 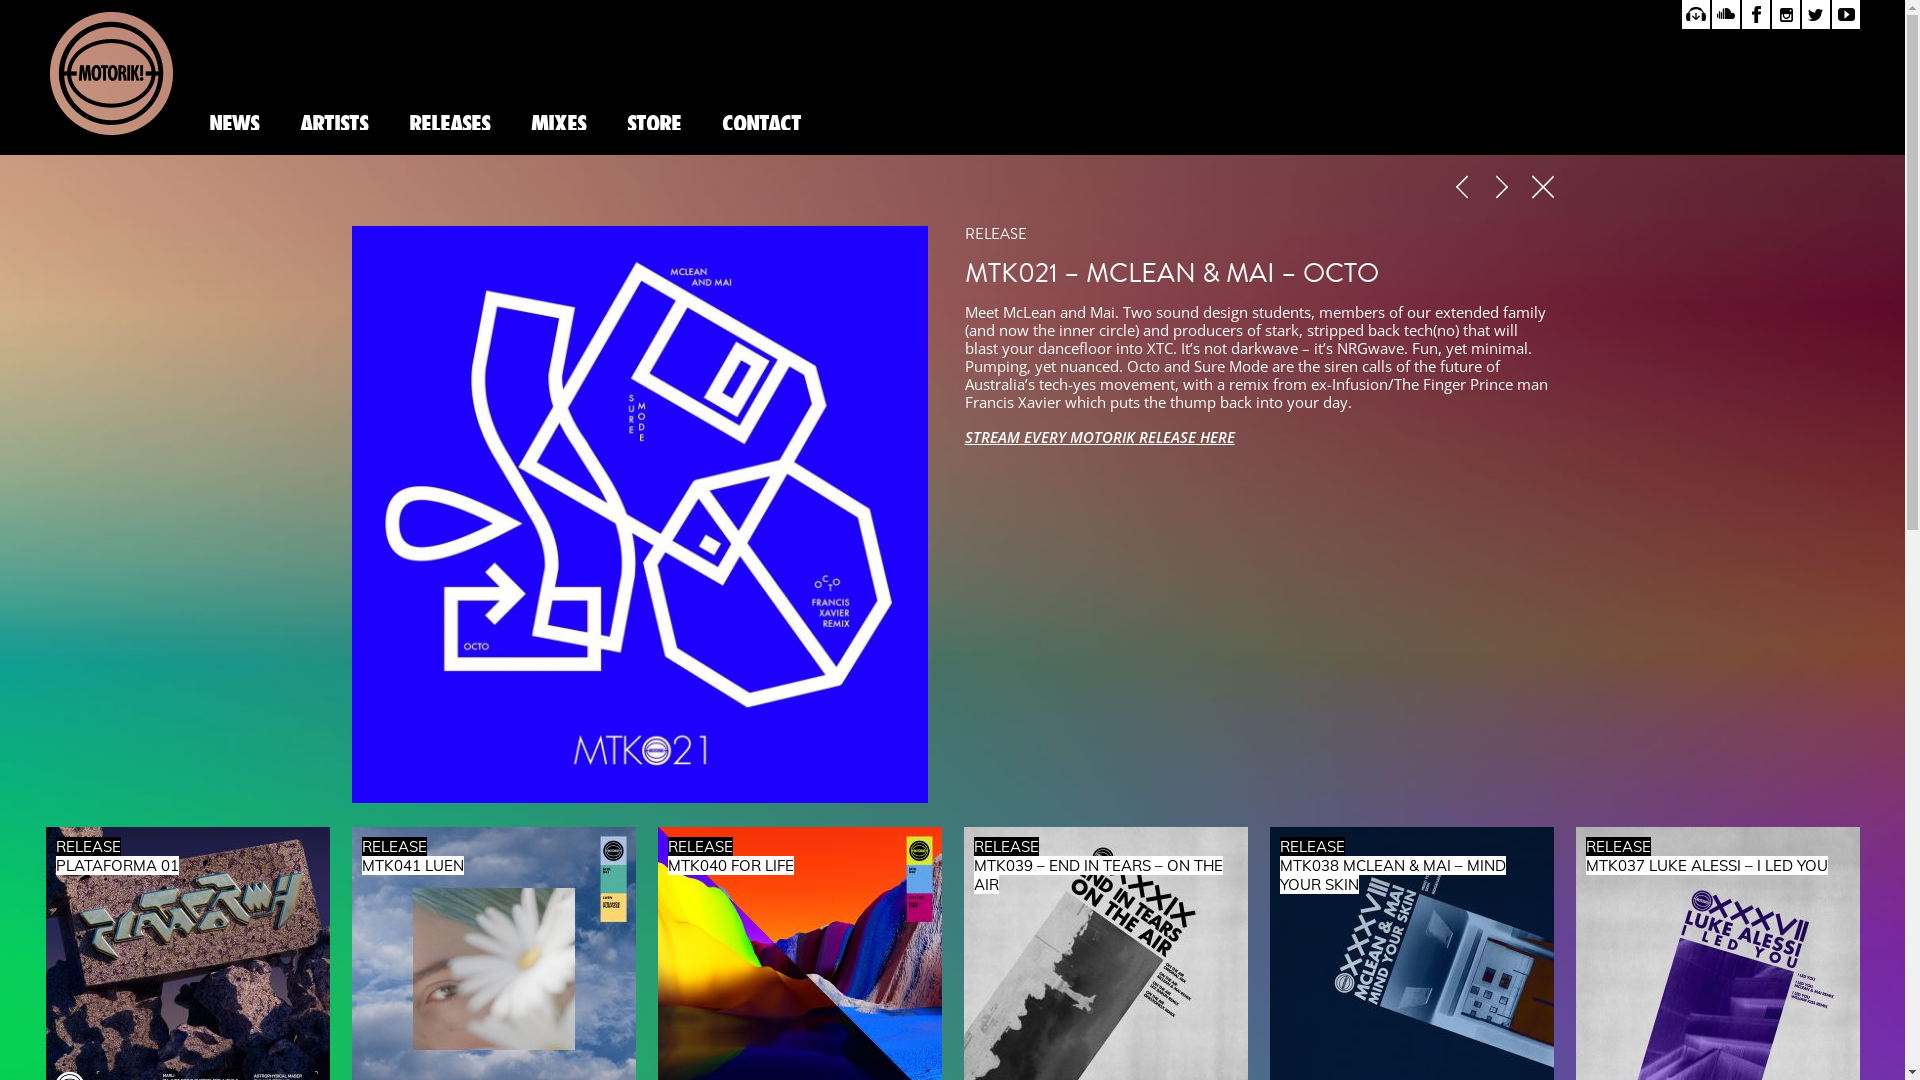 What do you see at coordinates (233, 120) in the screenshot?
I see `'NEWS'` at bounding box center [233, 120].